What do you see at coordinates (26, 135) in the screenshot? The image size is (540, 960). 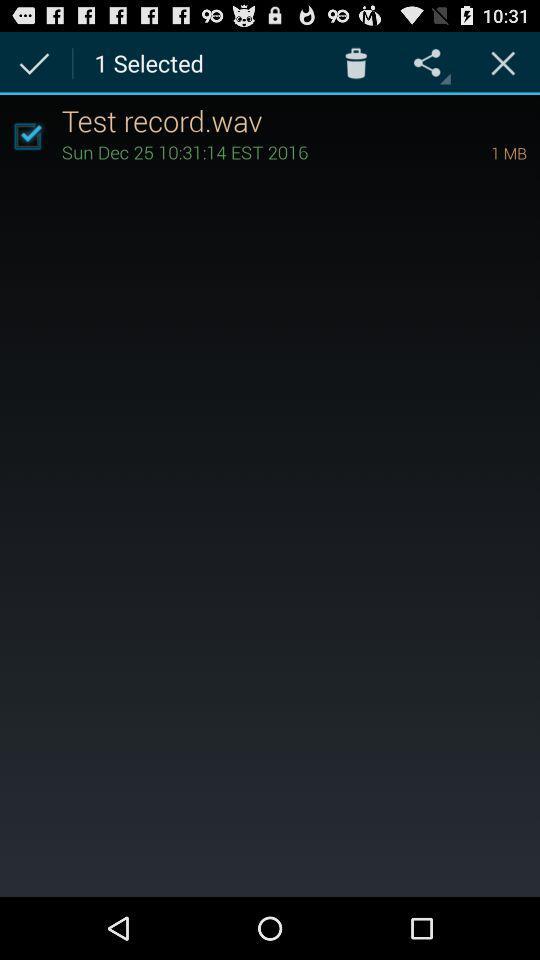 I see `the icon next to the test record.wav app` at bounding box center [26, 135].